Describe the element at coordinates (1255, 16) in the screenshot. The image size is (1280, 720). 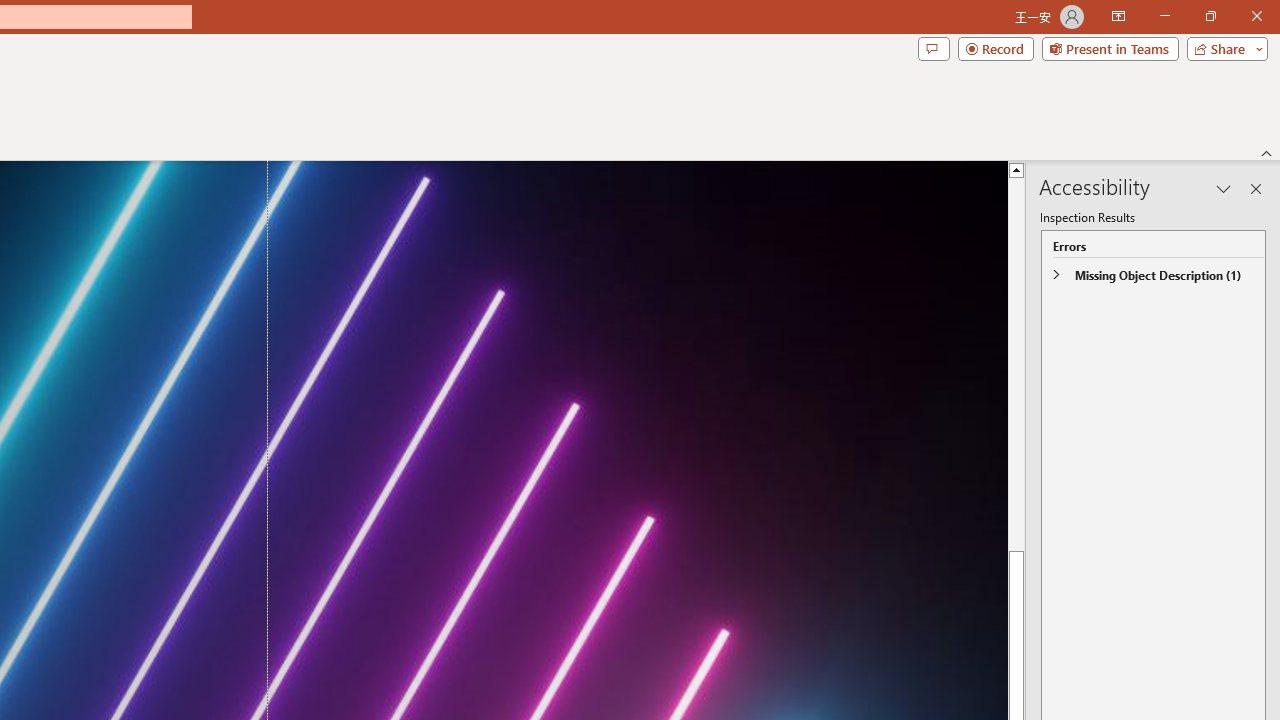
I see `'Close'` at that location.